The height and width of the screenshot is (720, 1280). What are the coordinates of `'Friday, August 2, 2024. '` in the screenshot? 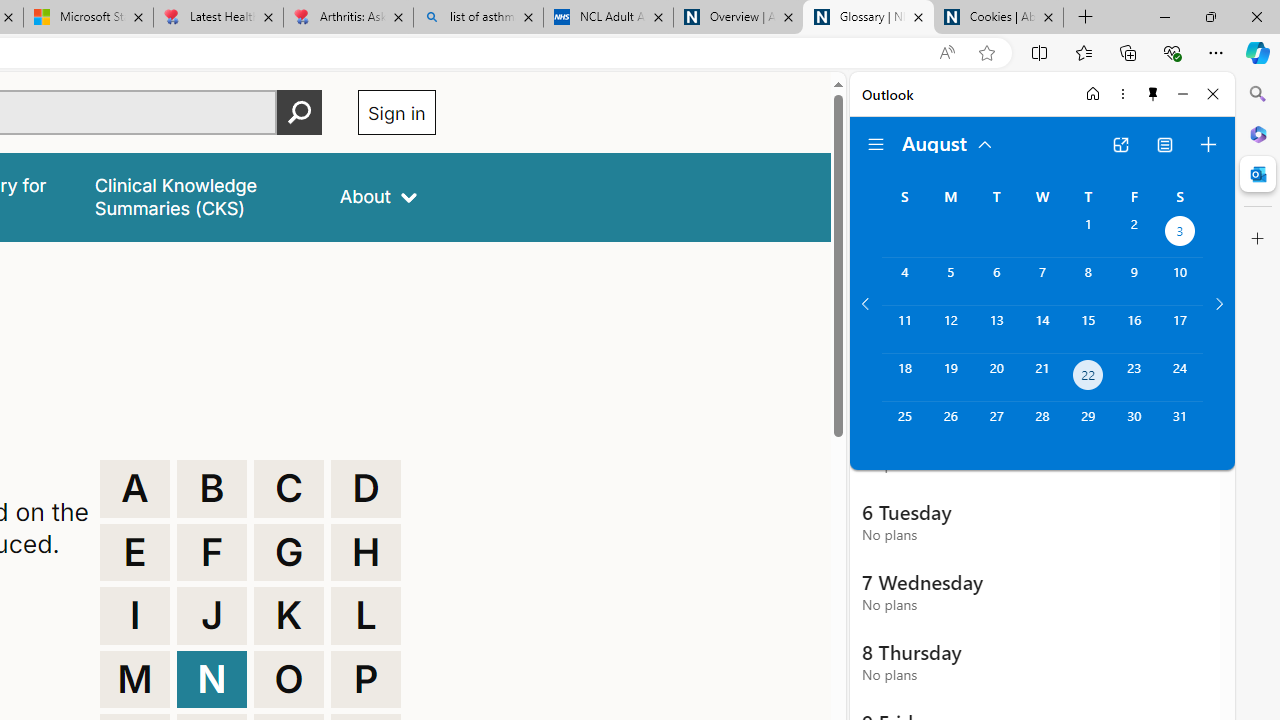 It's located at (1134, 232).